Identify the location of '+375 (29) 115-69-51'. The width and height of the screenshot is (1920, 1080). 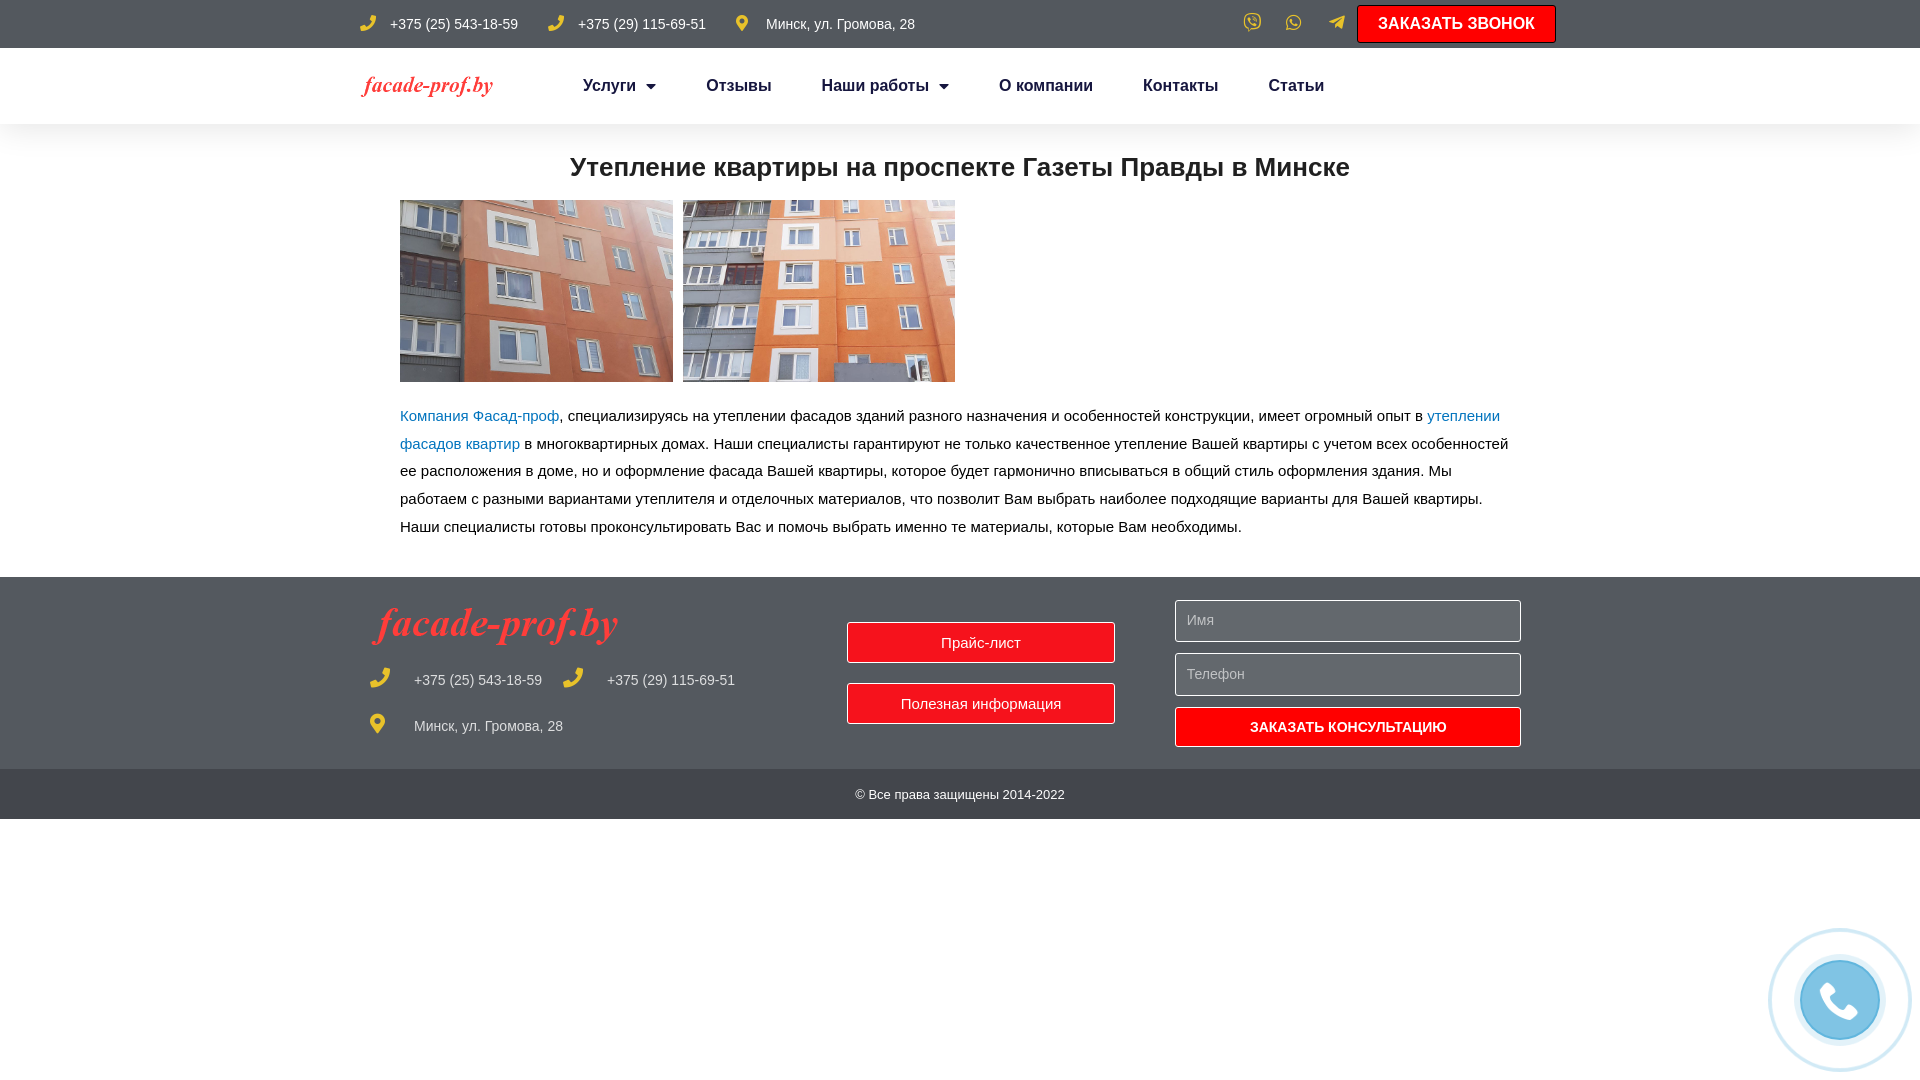
(626, 23).